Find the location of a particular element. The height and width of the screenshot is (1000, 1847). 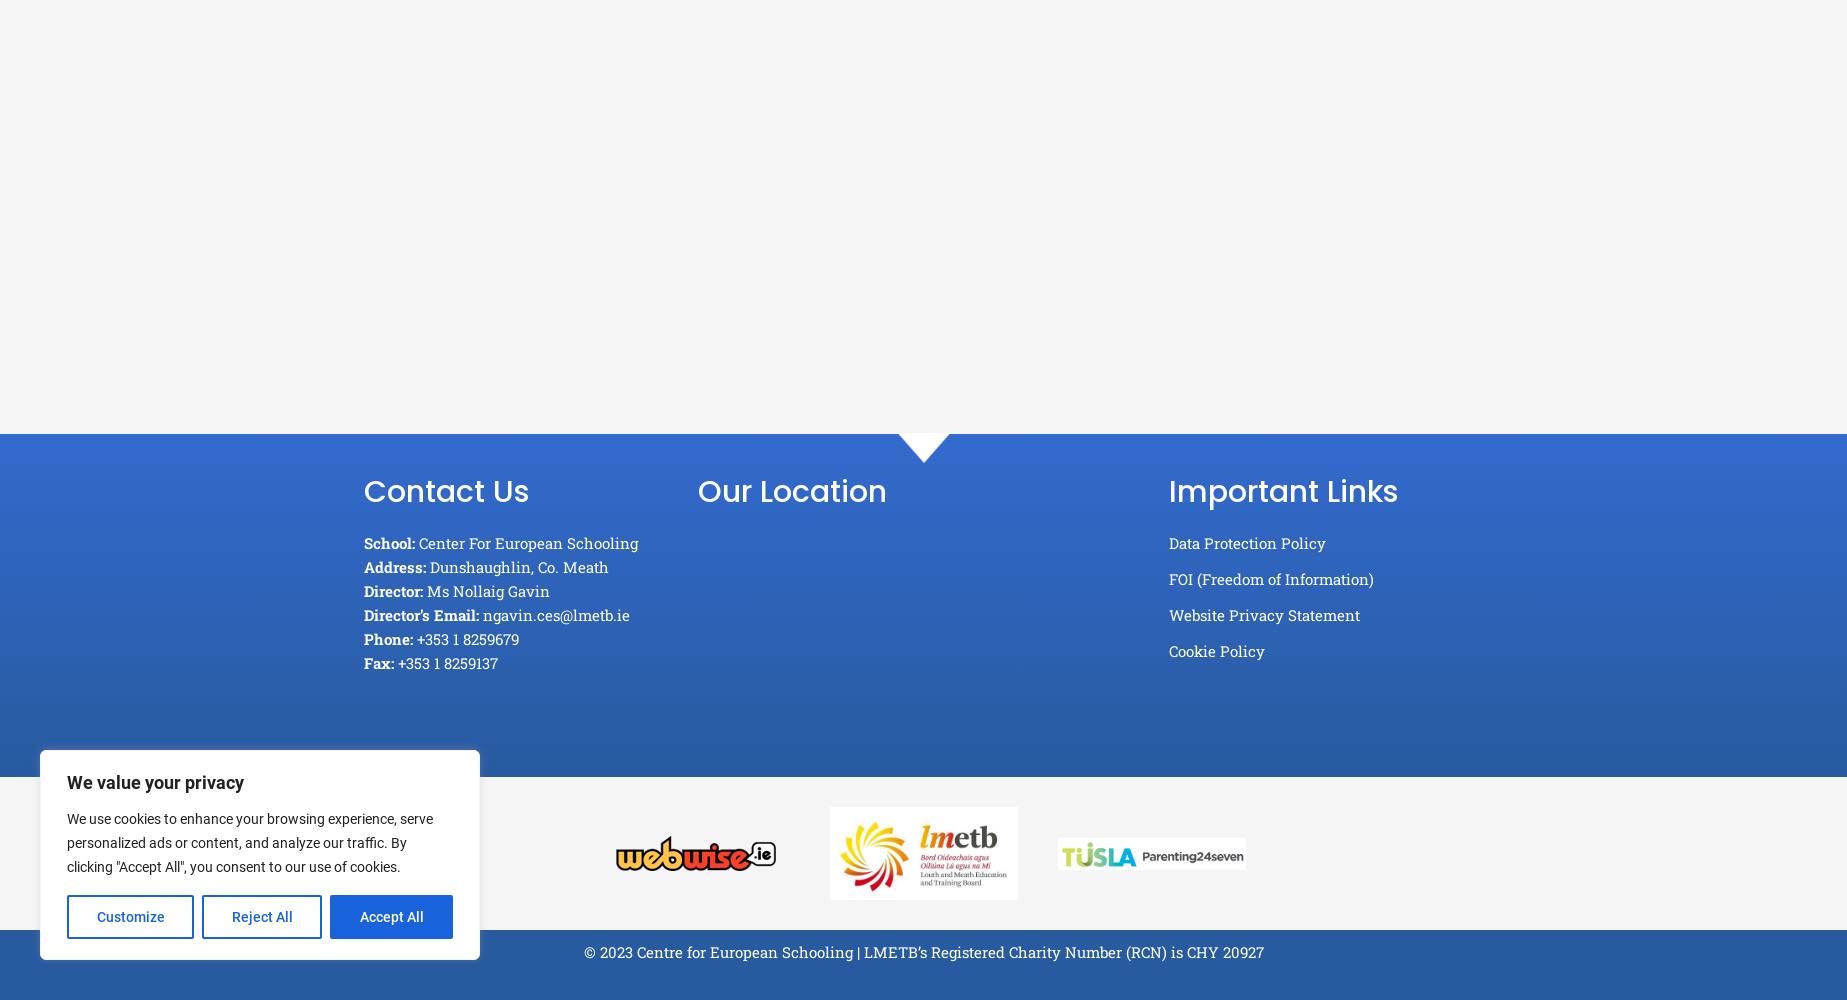

'Center For European Schooling' is located at coordinates (527, 543).